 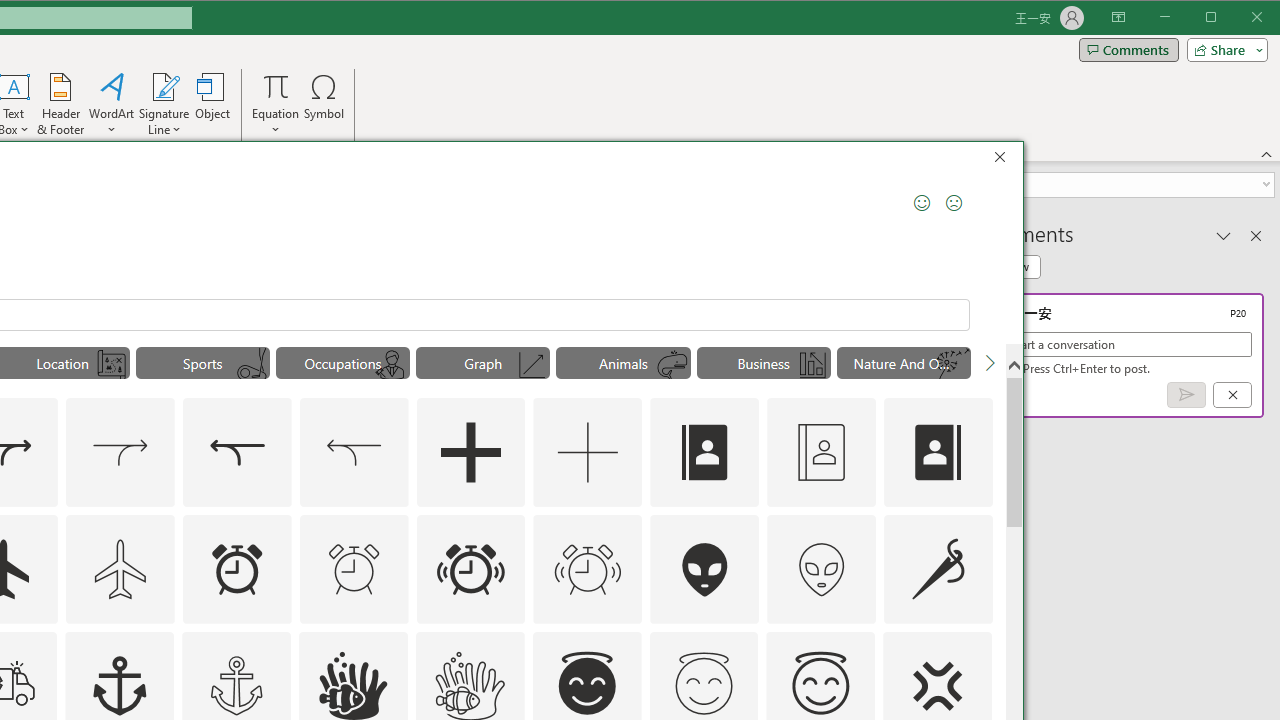 I want to click on 'Header & Footer...', so click(x=60, y=104).